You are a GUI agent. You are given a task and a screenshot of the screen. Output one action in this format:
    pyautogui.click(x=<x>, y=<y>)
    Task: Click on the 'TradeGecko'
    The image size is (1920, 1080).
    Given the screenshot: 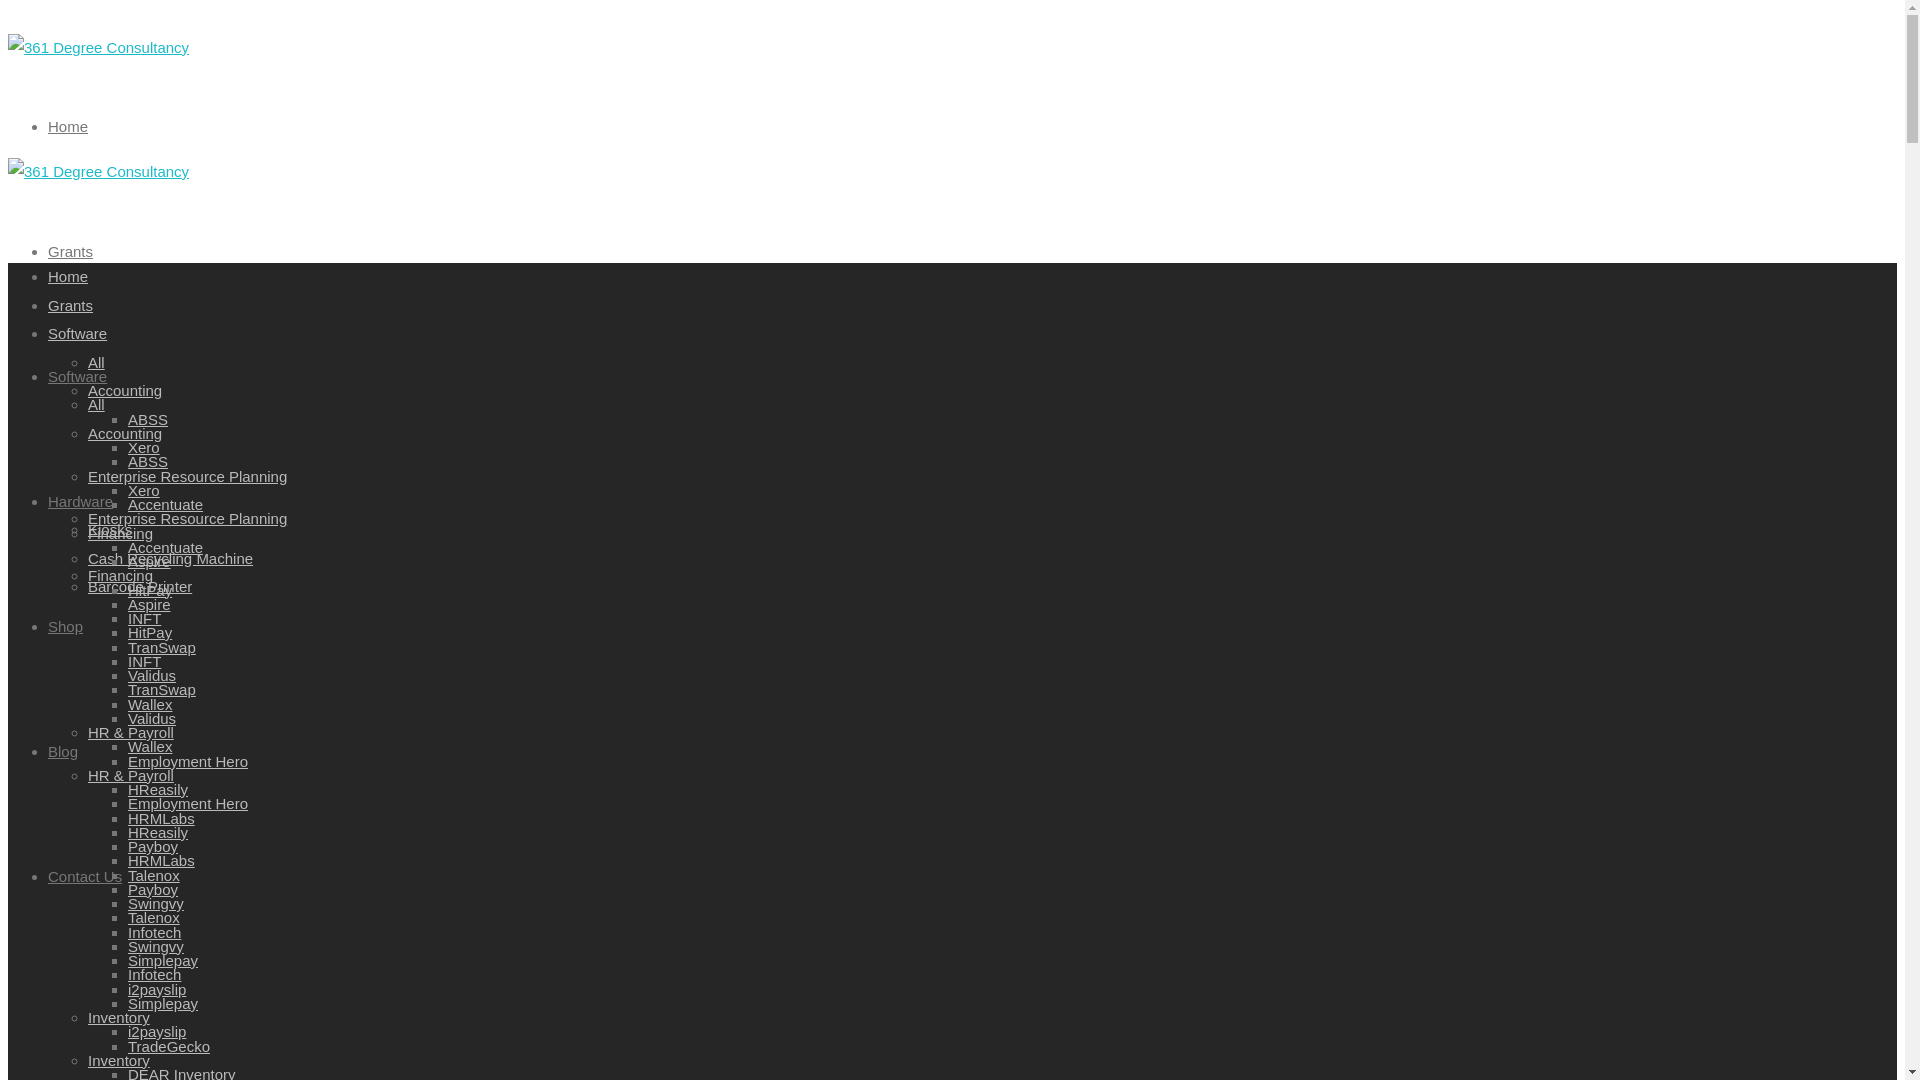 What is the action you would take?
    pyautogui.click(x=127, y=1045)
    